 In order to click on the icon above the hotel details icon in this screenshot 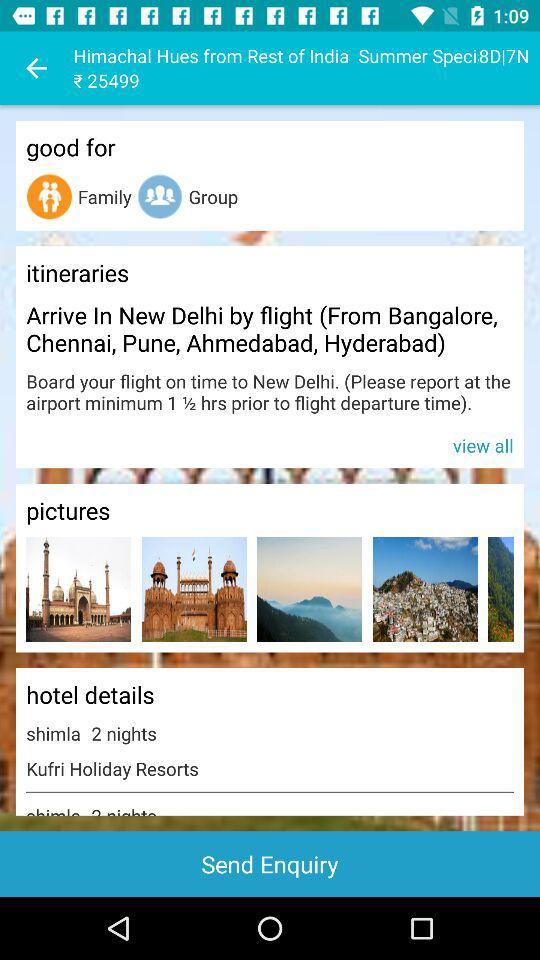, I will do `click(309, 589)`.